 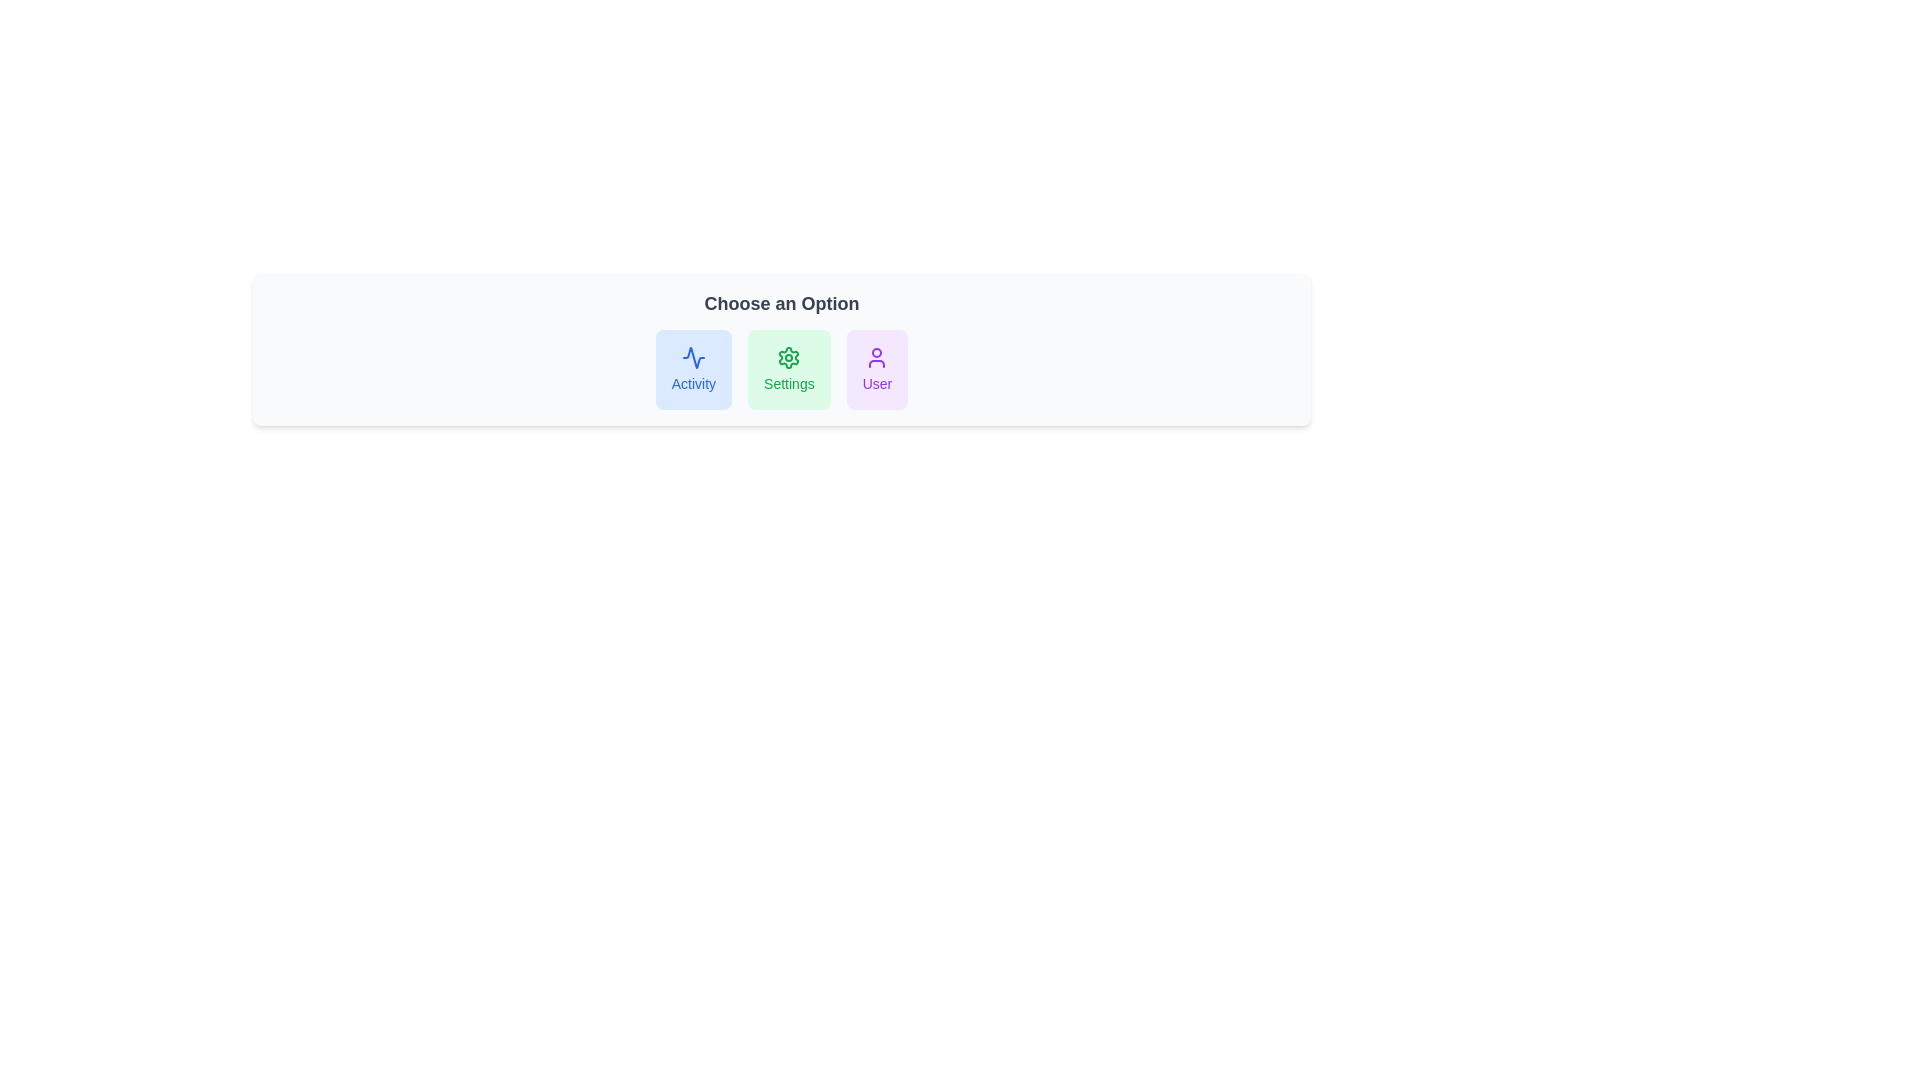 I want to click on text label displaying the word 'Settings', which is styled in green text on a light green background, located below a gear icon and centered between 'Activity' and 'User' buttons, so click(x=788, y=384).